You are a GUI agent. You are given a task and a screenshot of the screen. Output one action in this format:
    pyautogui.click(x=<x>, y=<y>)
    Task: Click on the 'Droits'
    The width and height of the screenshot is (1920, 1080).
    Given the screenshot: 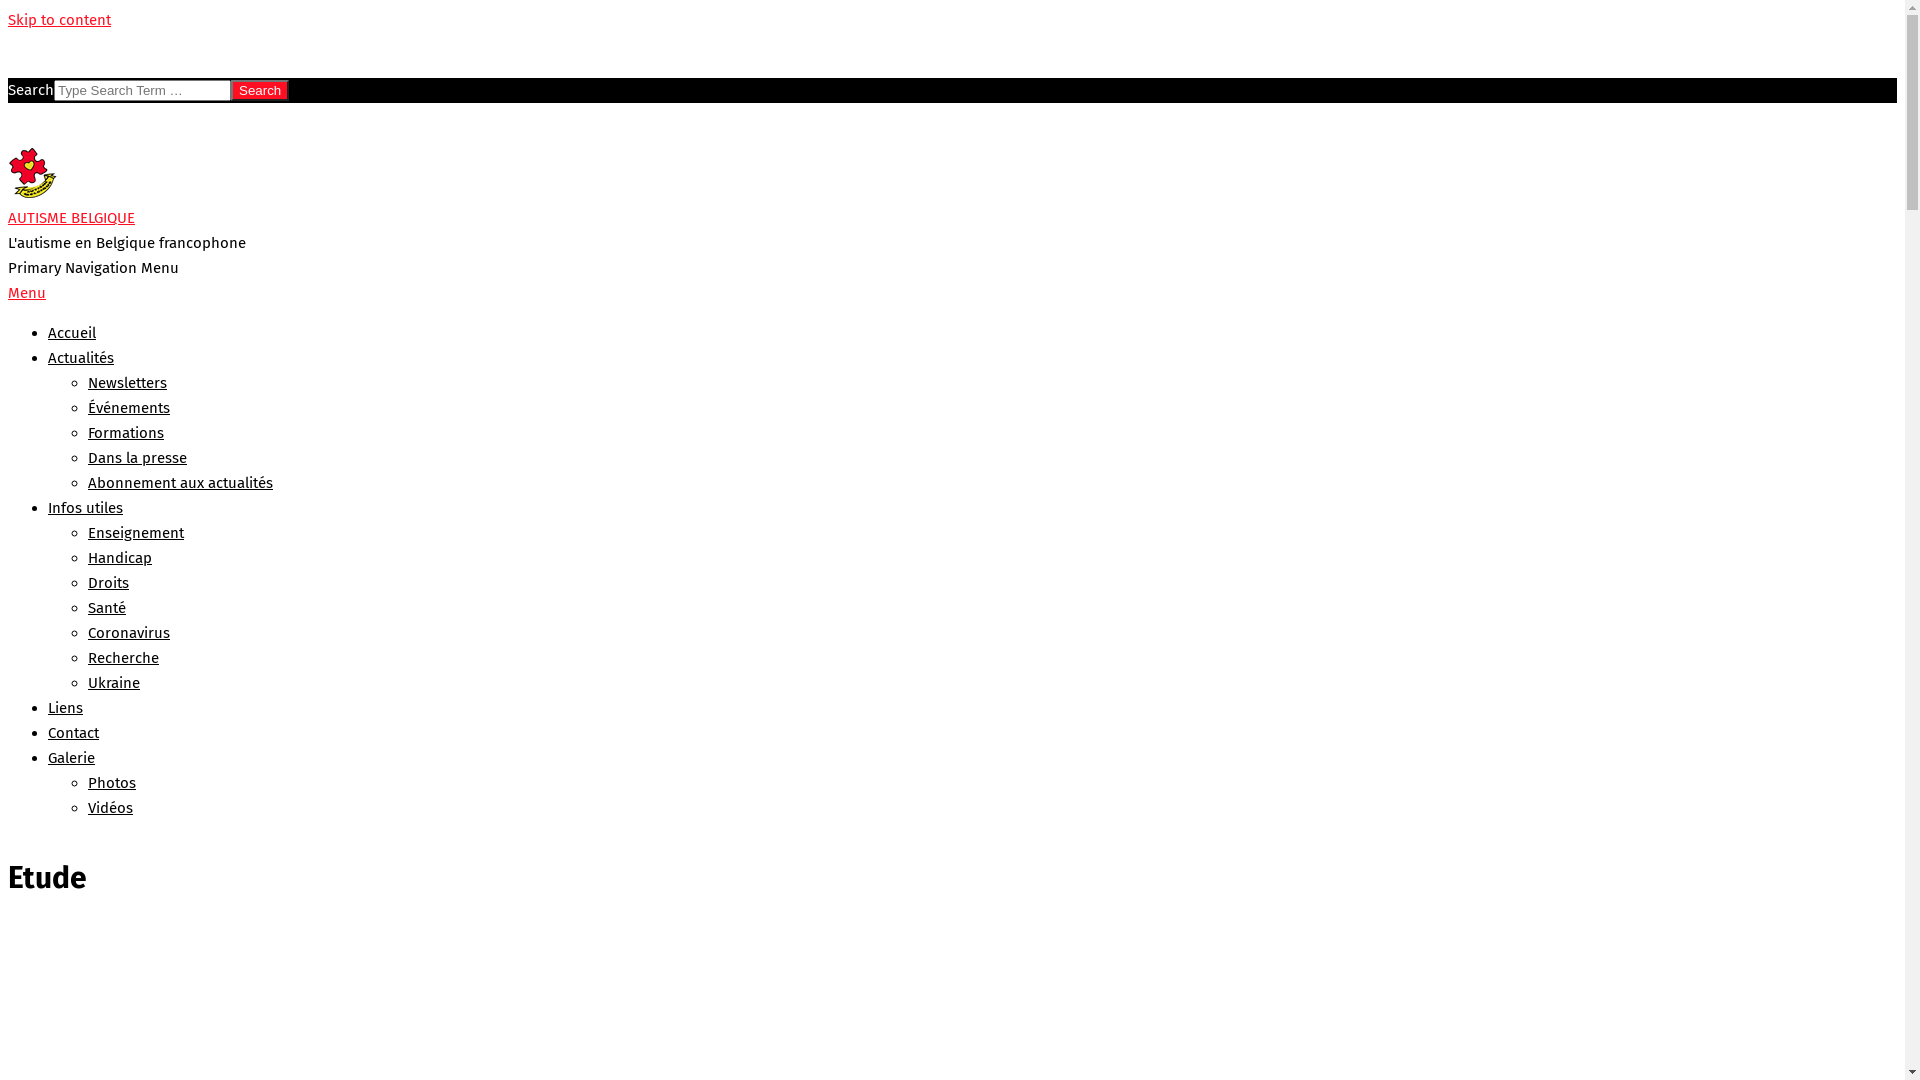 What is the action you would take?
    pyautogui.click(x=107, y=582)
    